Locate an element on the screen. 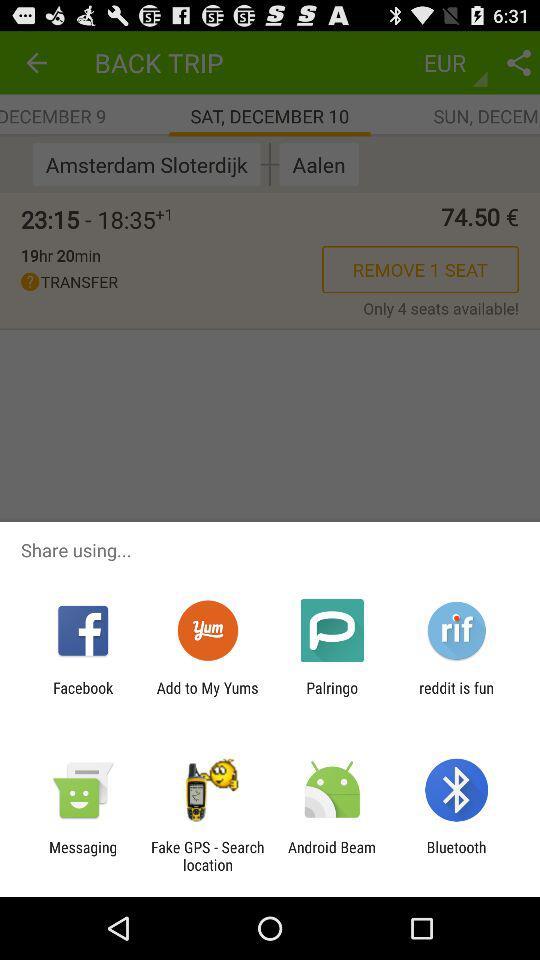  bluetooth app is located at coordinates (456, 855).